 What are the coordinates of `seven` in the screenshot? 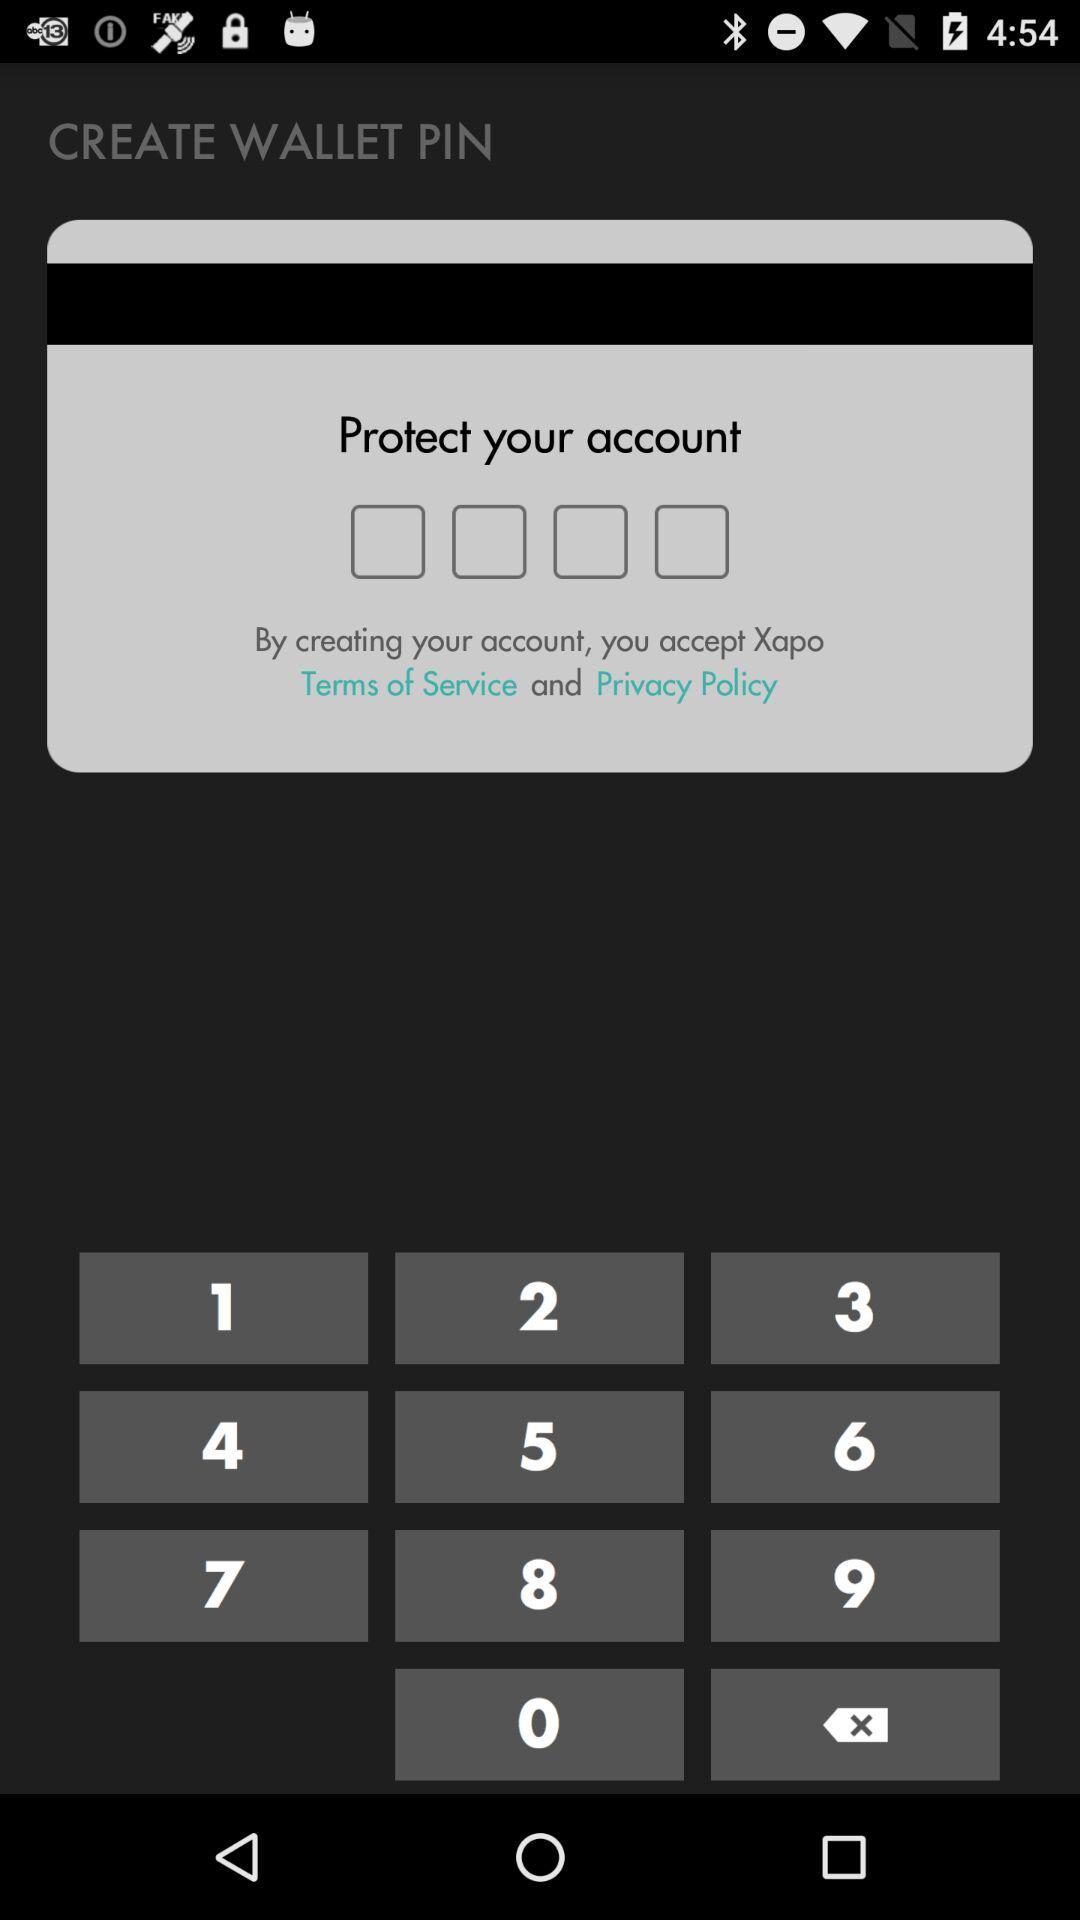 It's located at (223, 1584).